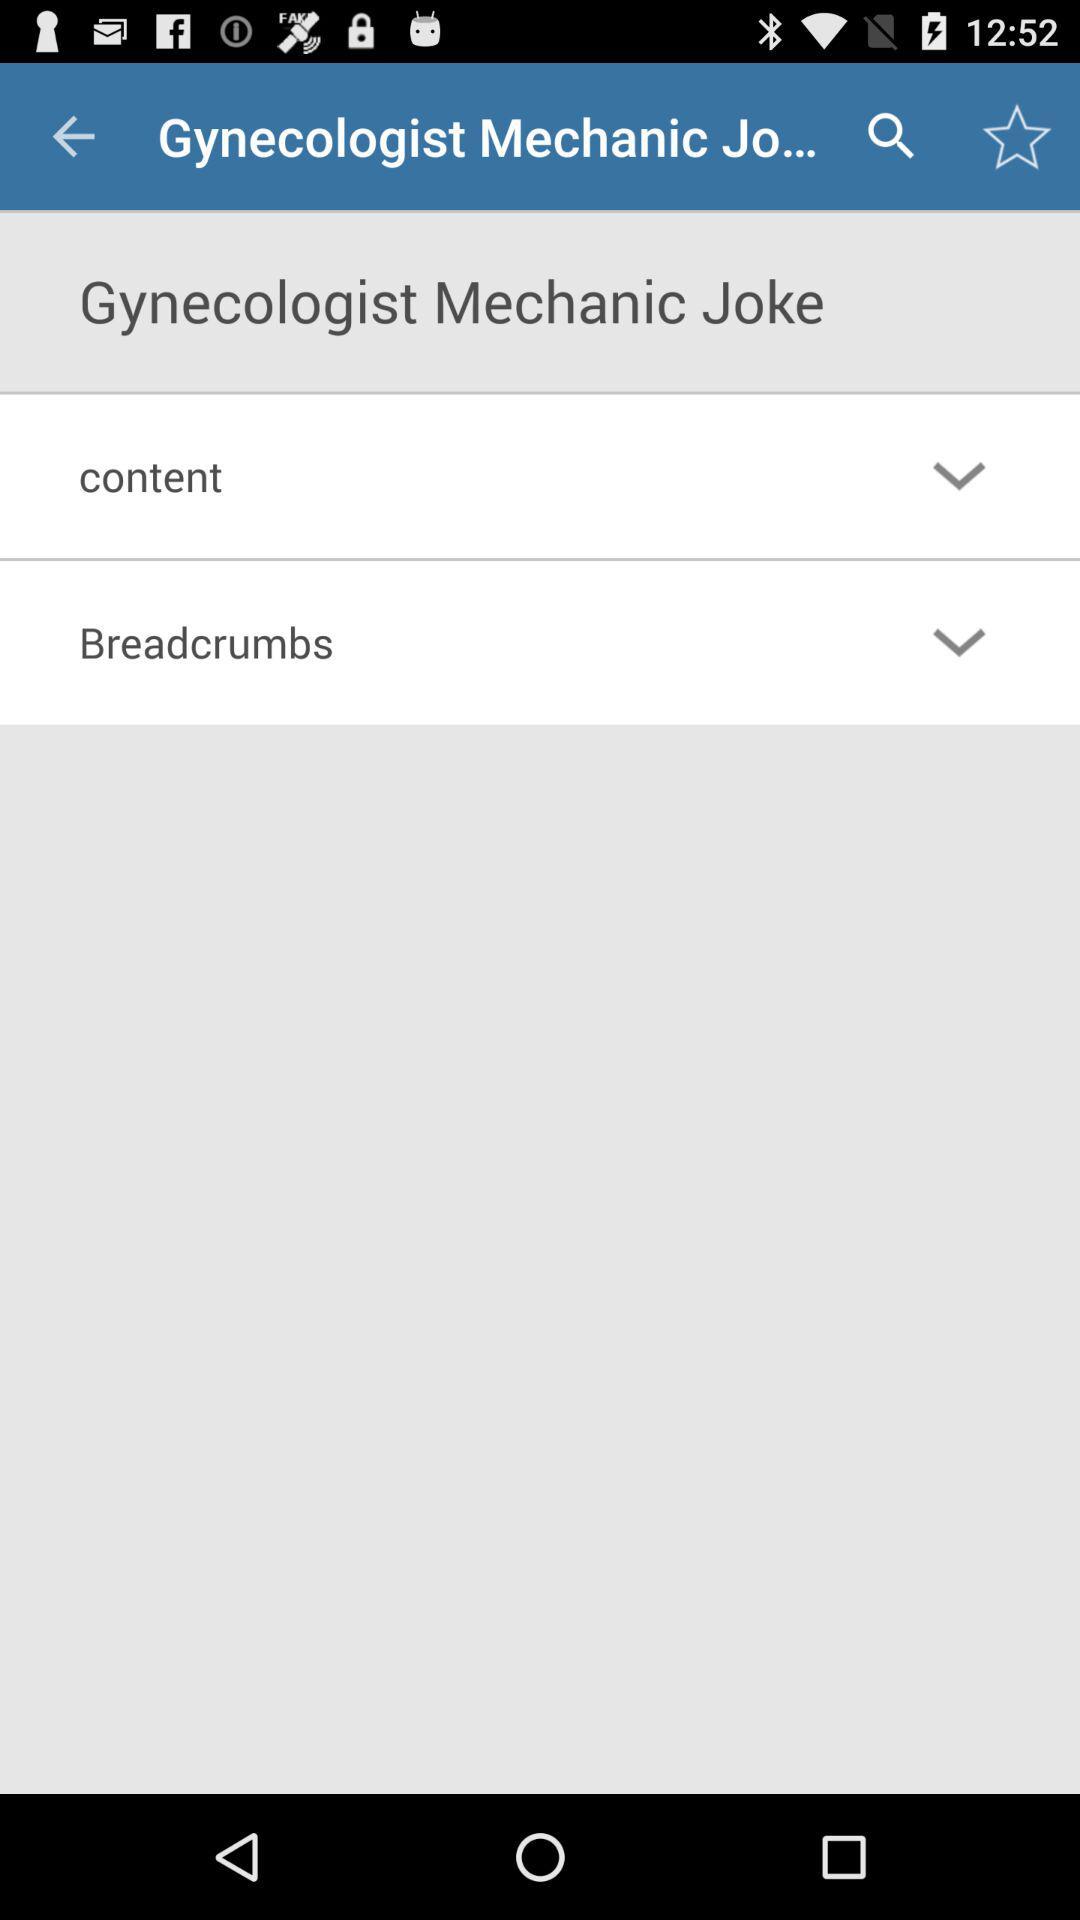  Describe the element at coordinates (458, 474) in the screenshot. I see `content icon` at that location.